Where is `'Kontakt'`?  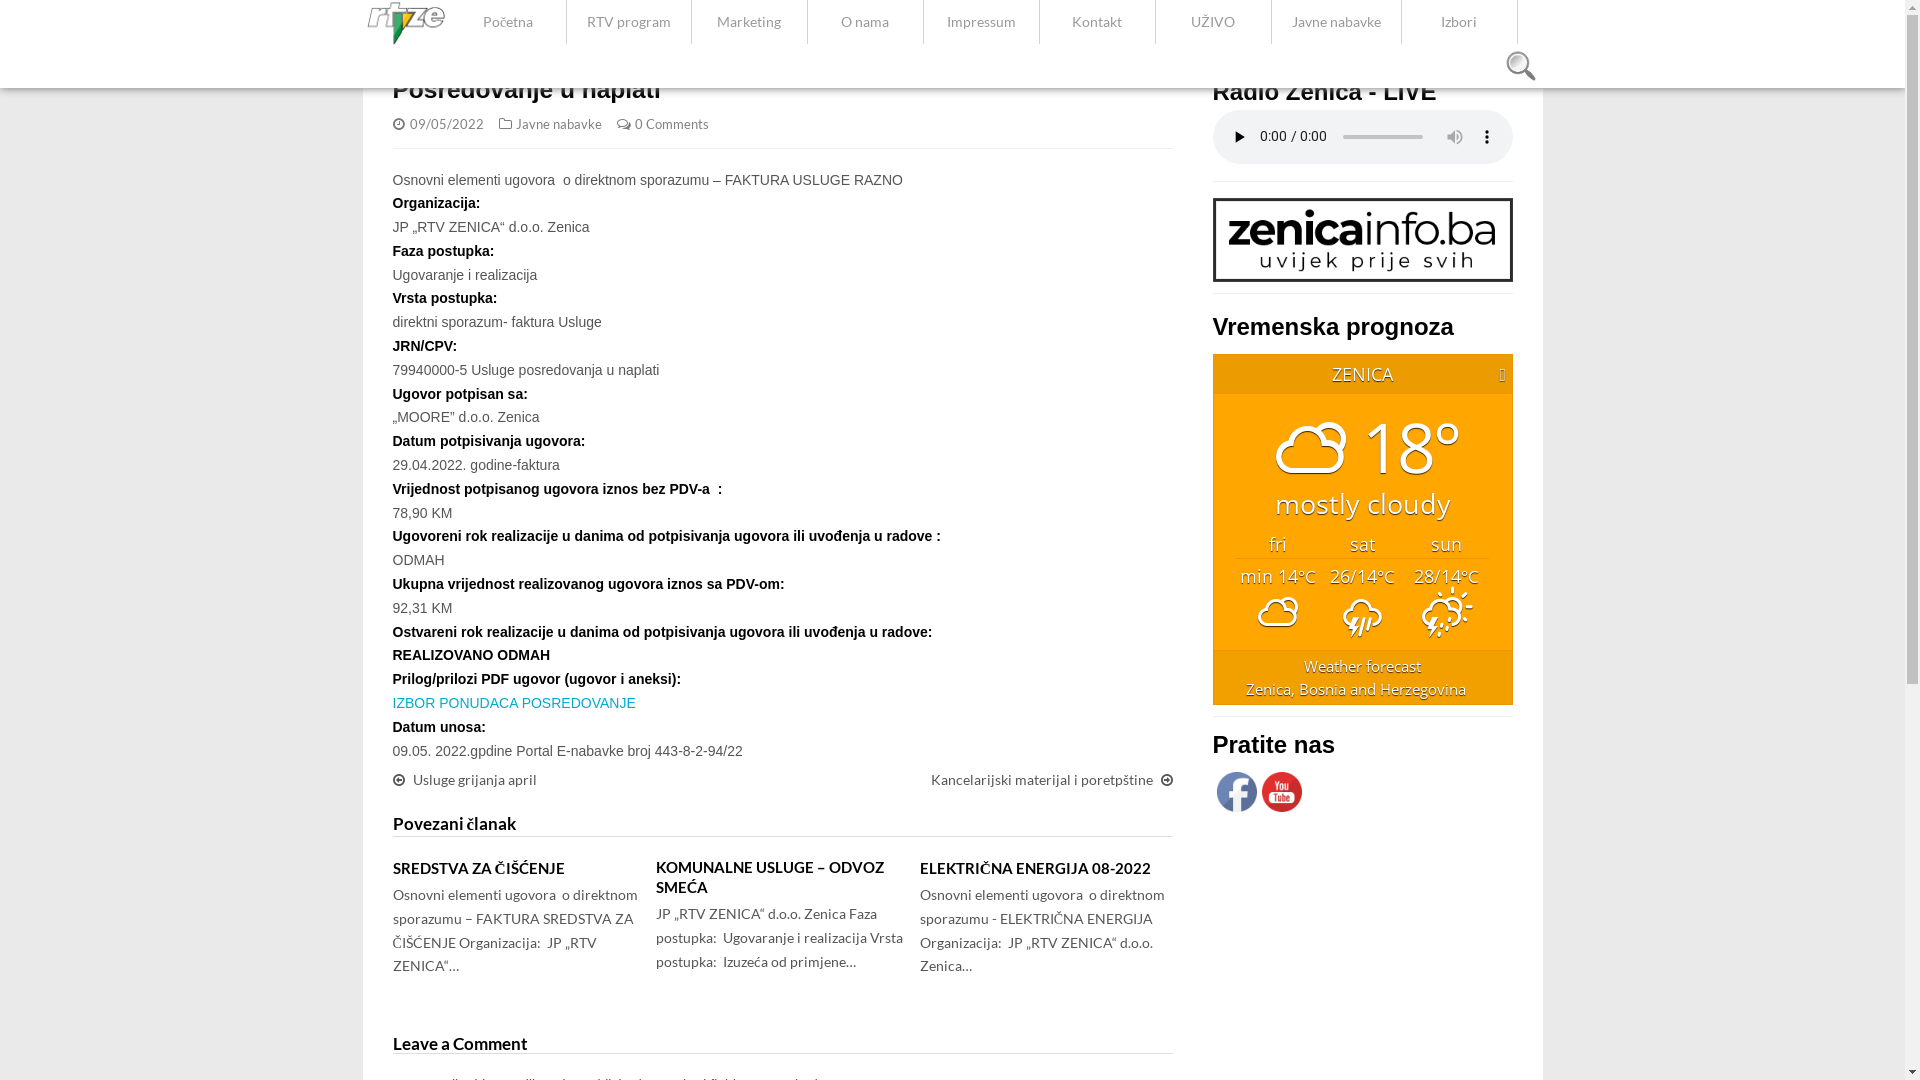 'Kontakt' is located at coordinates (1096, 22).